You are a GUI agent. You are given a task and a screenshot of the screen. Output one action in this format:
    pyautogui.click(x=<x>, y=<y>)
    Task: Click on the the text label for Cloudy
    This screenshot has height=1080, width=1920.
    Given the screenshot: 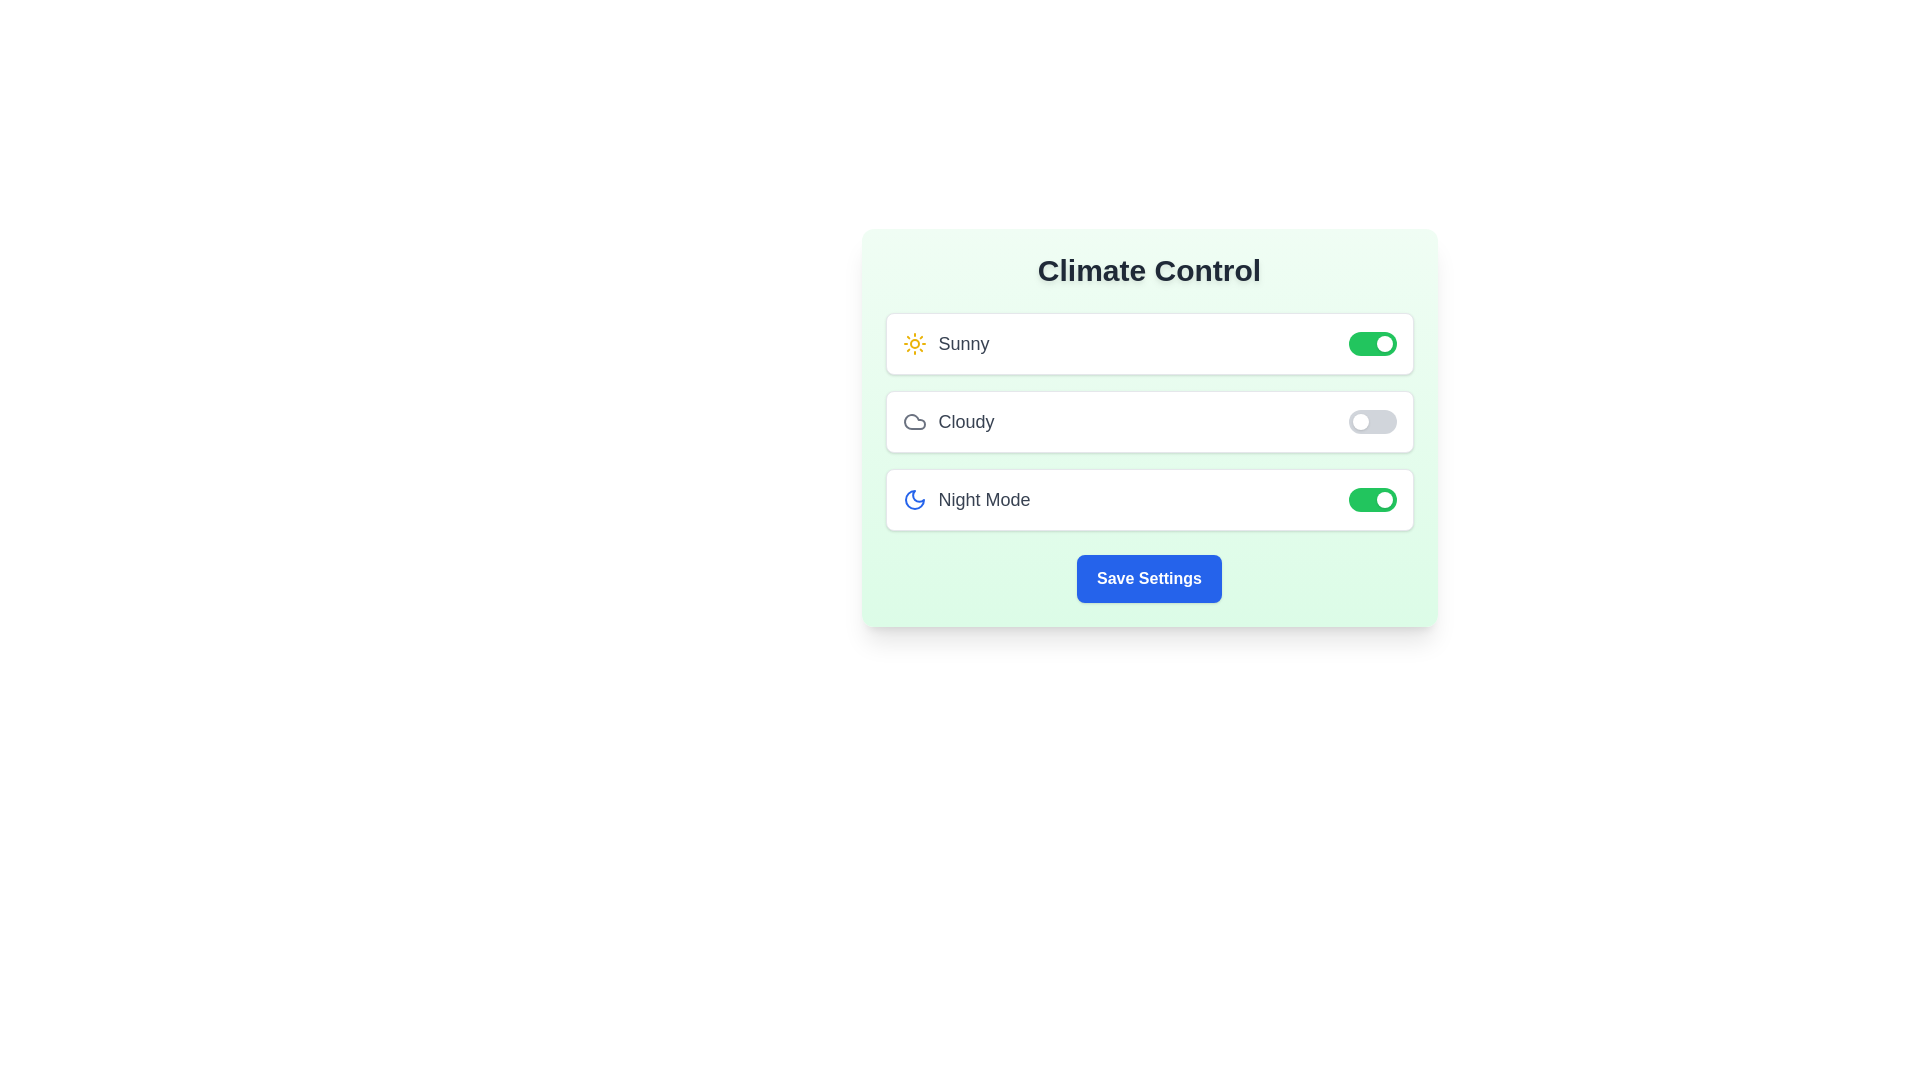 What is the action you would take?
    pyautogui.click(x=947, y=420)
    